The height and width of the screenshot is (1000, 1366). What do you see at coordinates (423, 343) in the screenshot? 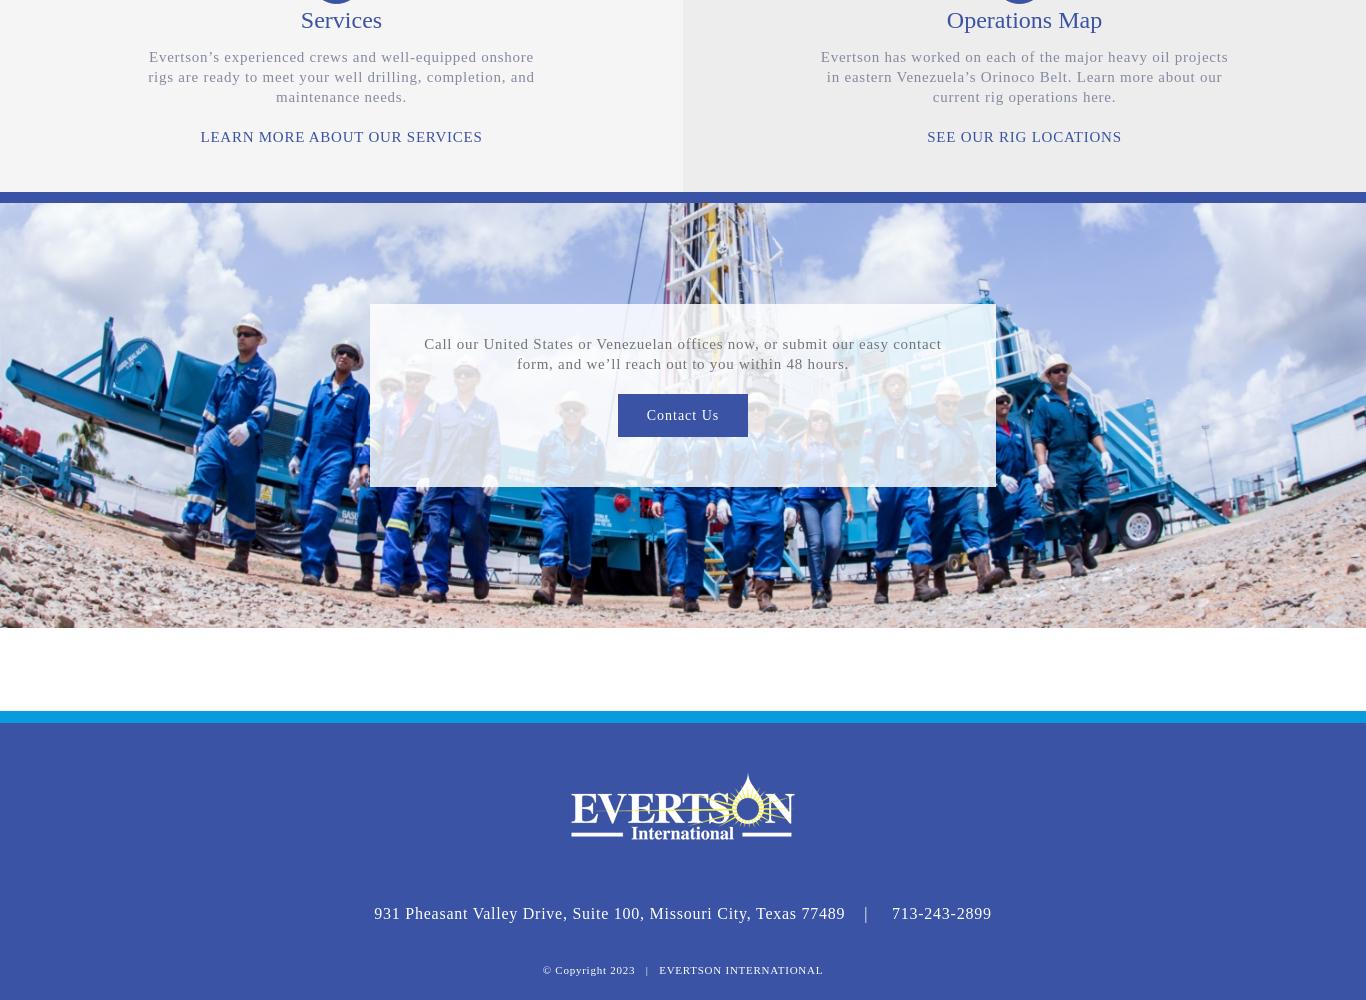
I see `'Call our United States or Venezuelan offices now,'` at bounding box center [423, 343].